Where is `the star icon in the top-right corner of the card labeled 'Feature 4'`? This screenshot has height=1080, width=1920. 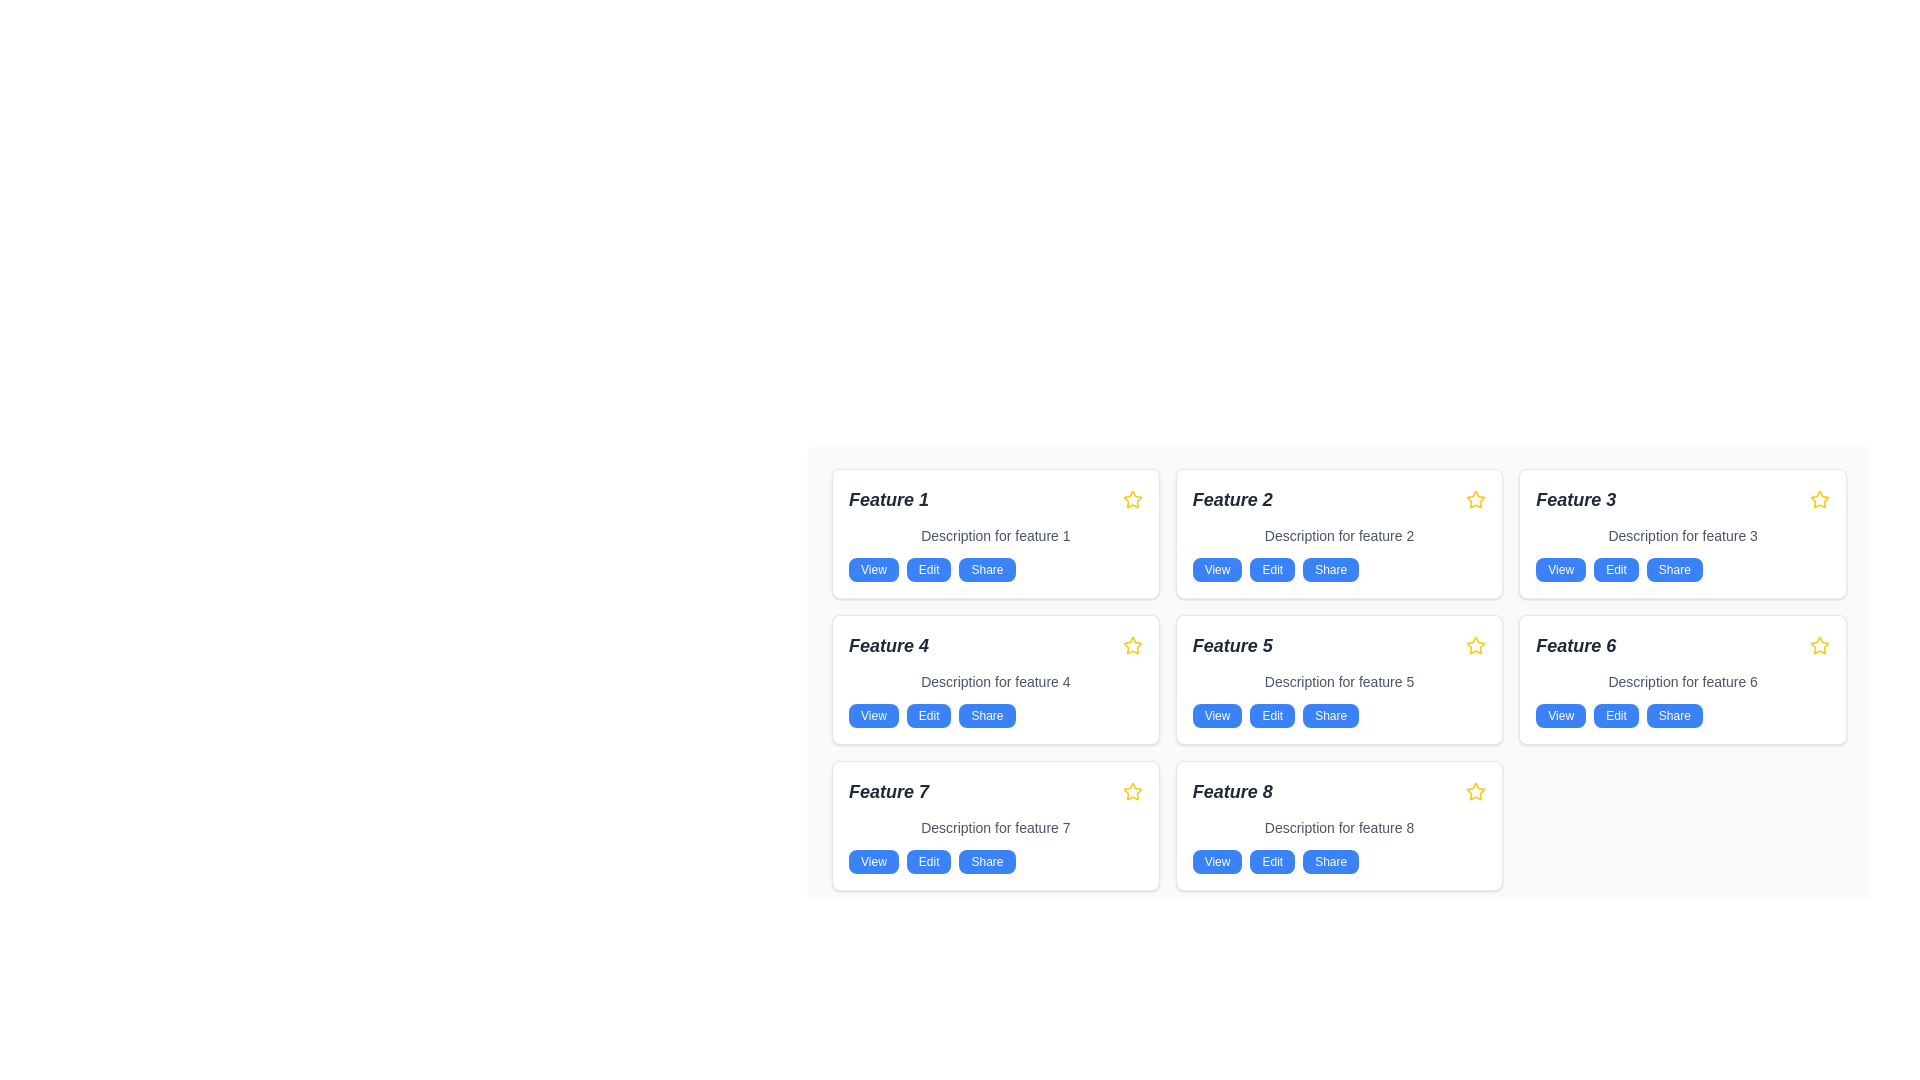
the star icon in the top-right corner of the card labeled 'Feature 4' is located at coordinates (1132, 498).